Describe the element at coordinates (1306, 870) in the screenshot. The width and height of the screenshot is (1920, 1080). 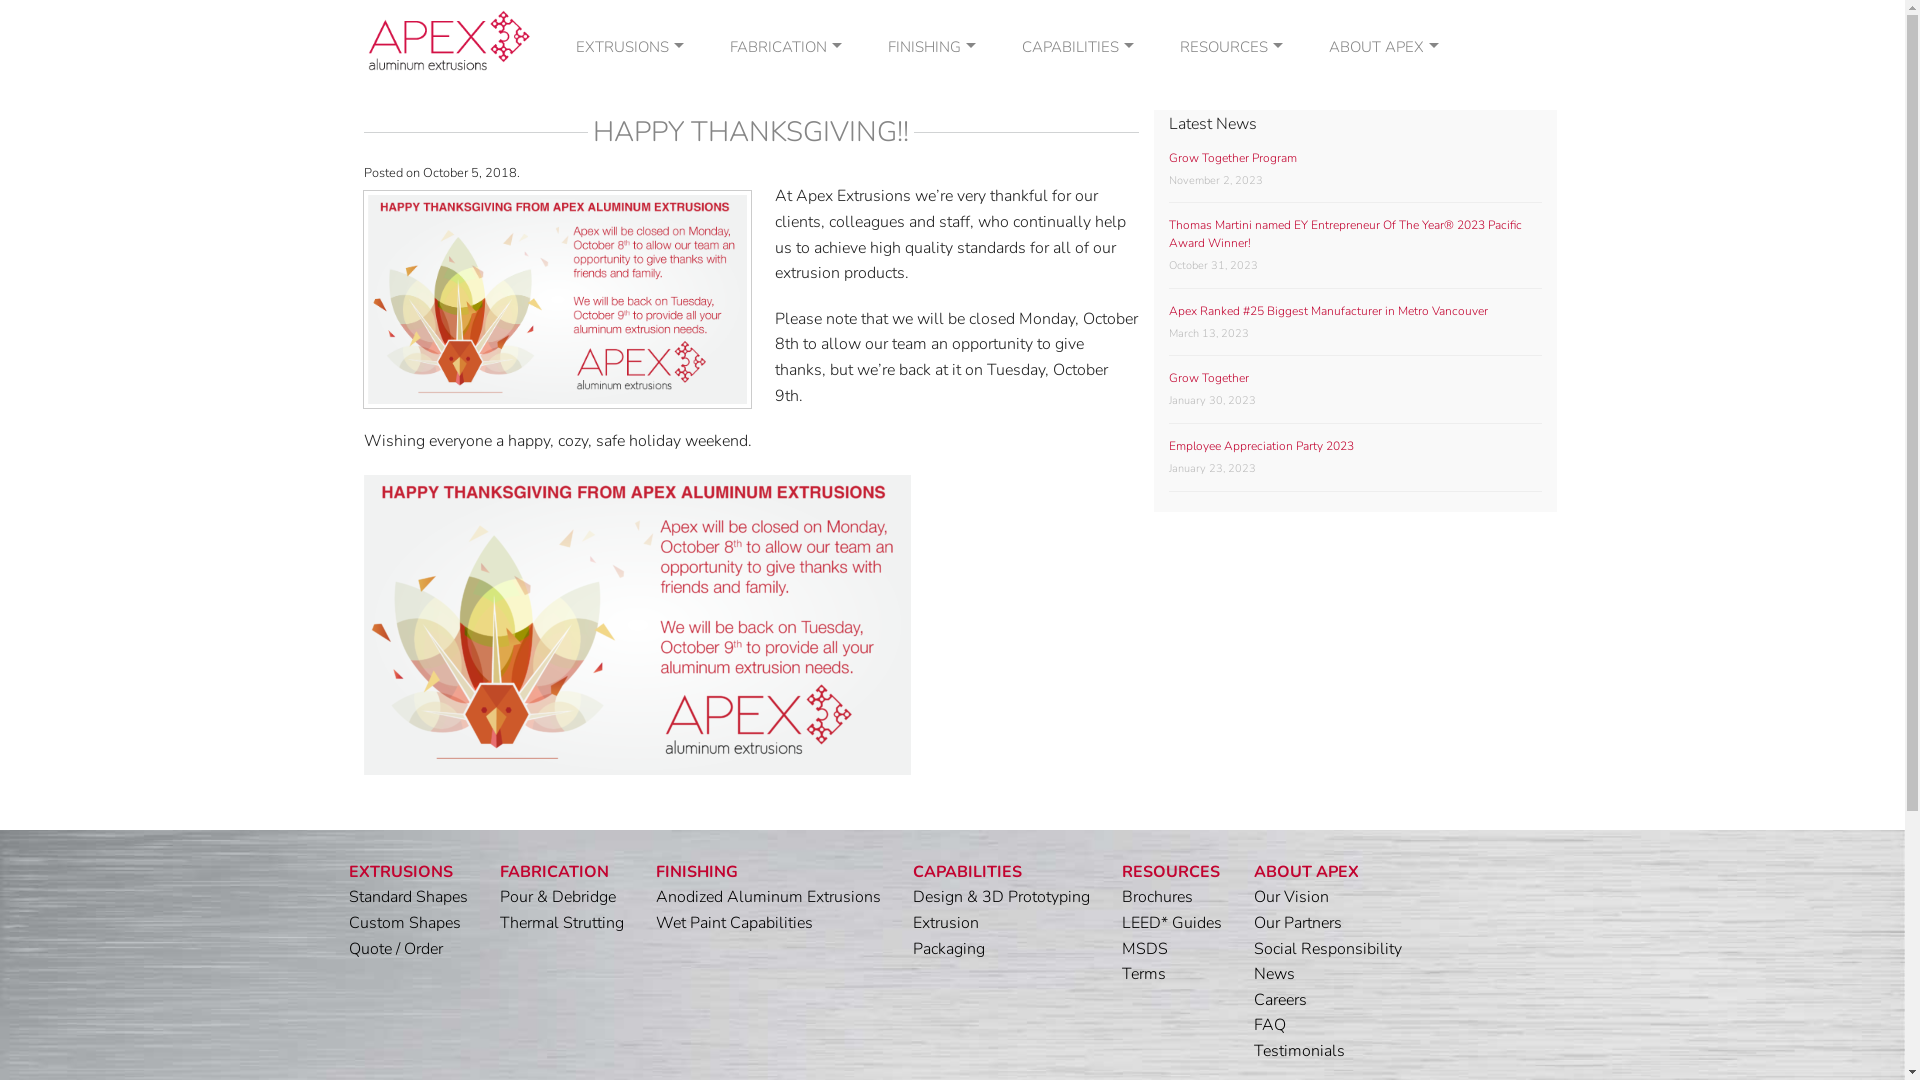
I see `'ABOUT APEX'` at that location.